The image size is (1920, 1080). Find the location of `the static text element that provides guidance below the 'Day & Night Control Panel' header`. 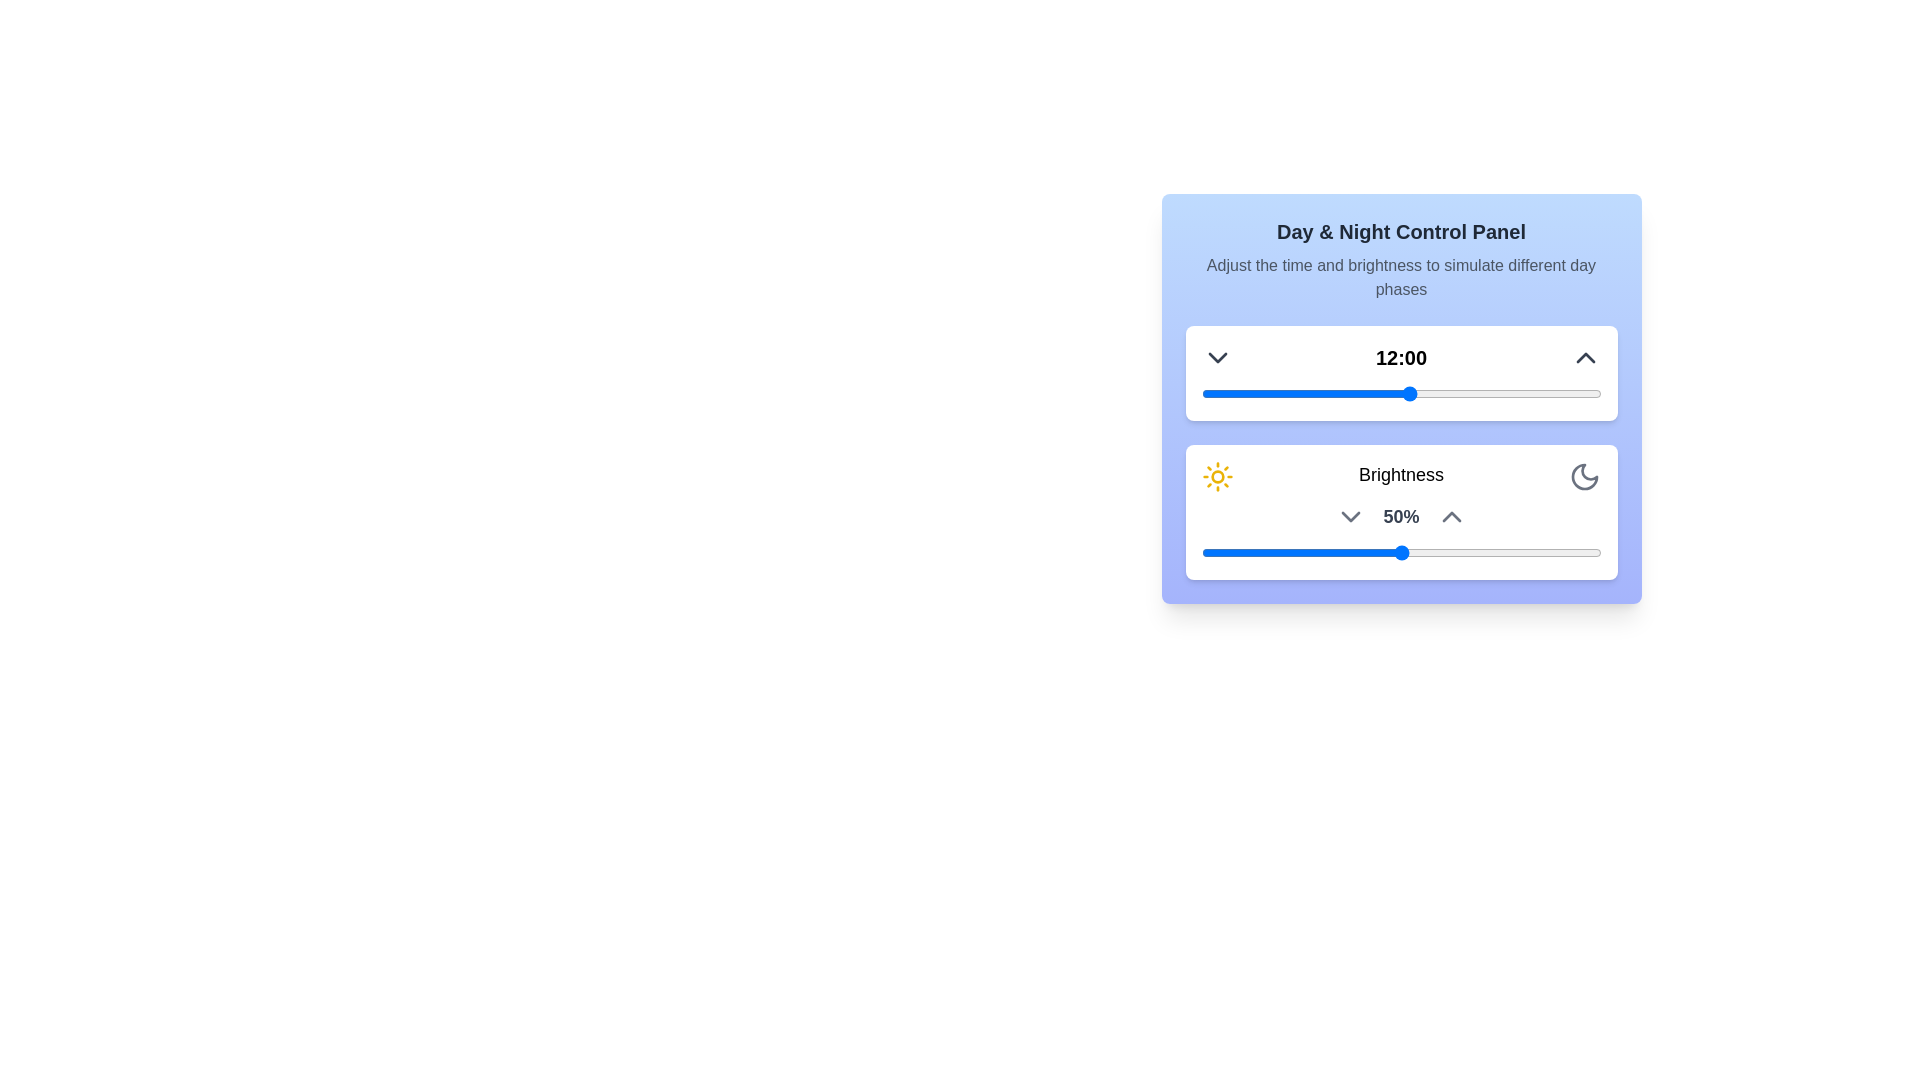

the static text element that provides guidance below the 'Day & Night Control Panel' header is located at coordinates (1400, 277).